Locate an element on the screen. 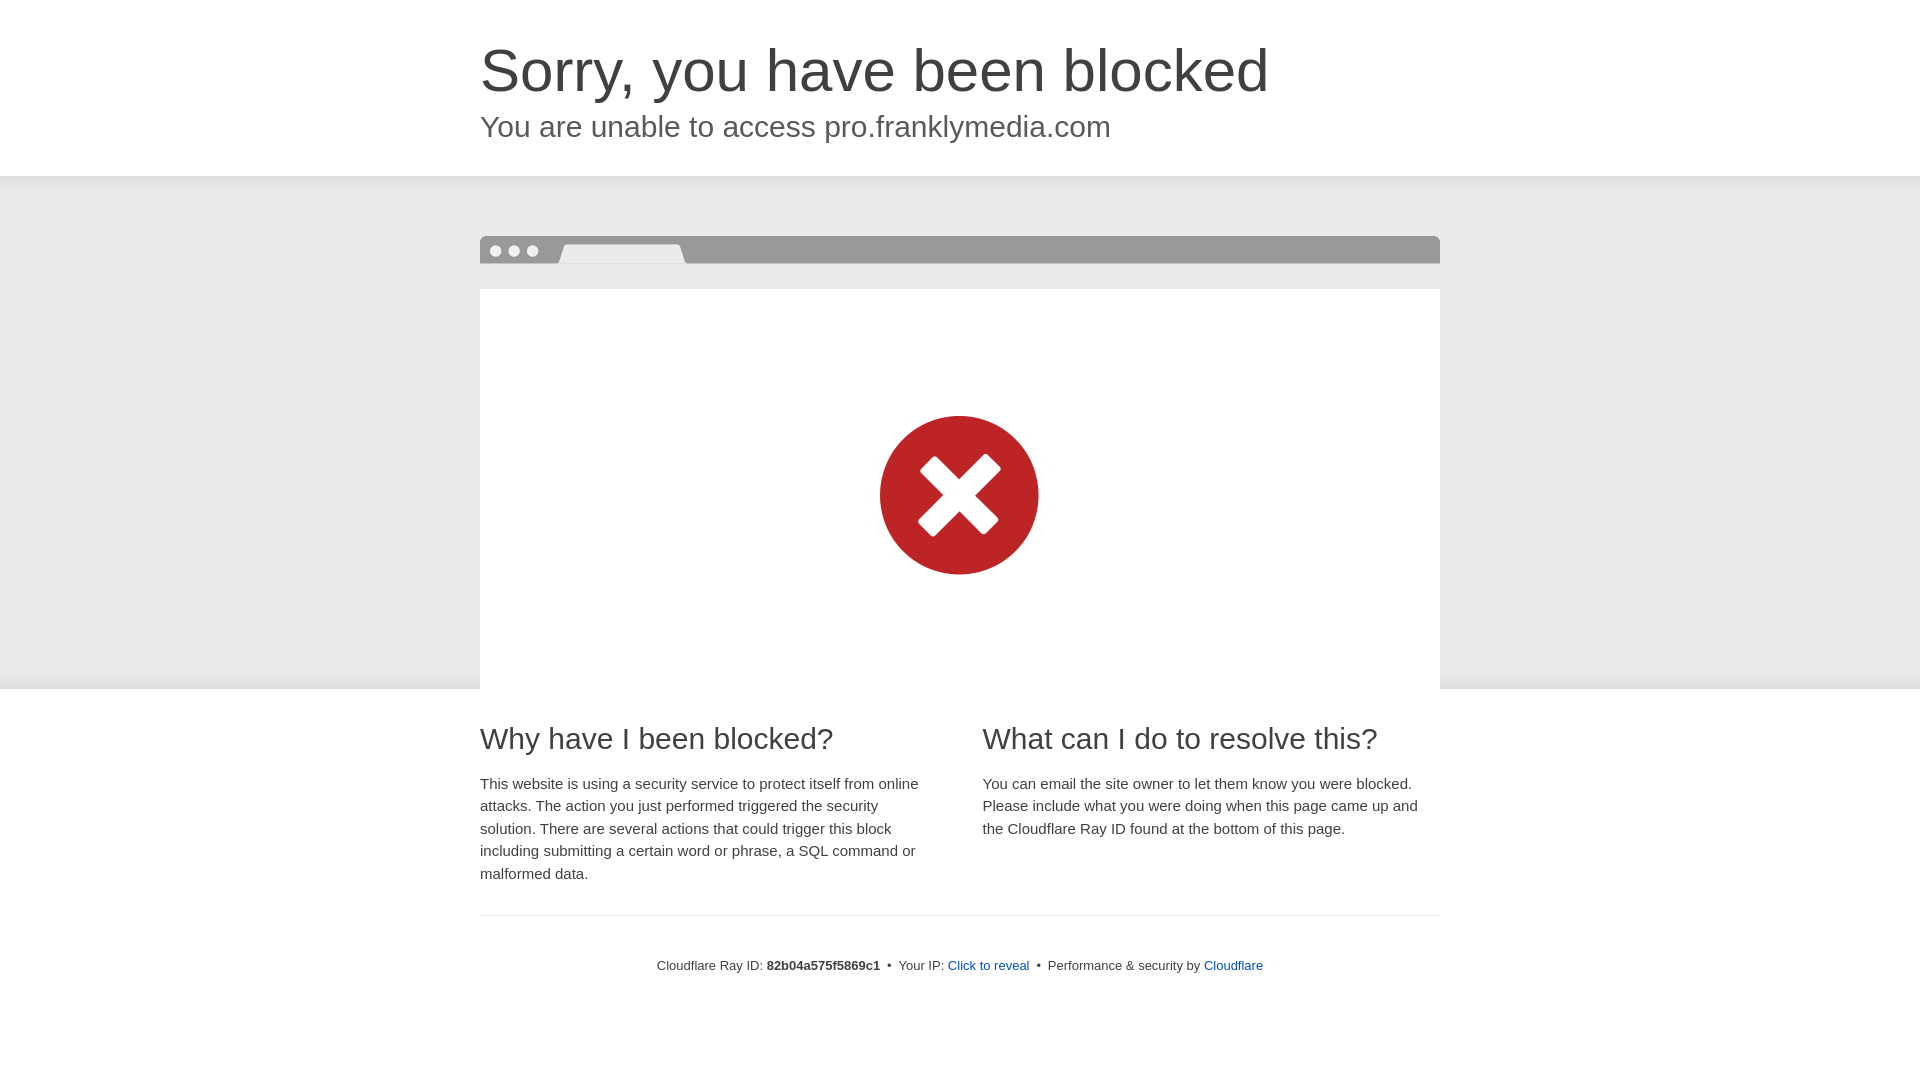 The image size is (1920, 1080). 'Click to reveal' is located at coordinates (988, 964).